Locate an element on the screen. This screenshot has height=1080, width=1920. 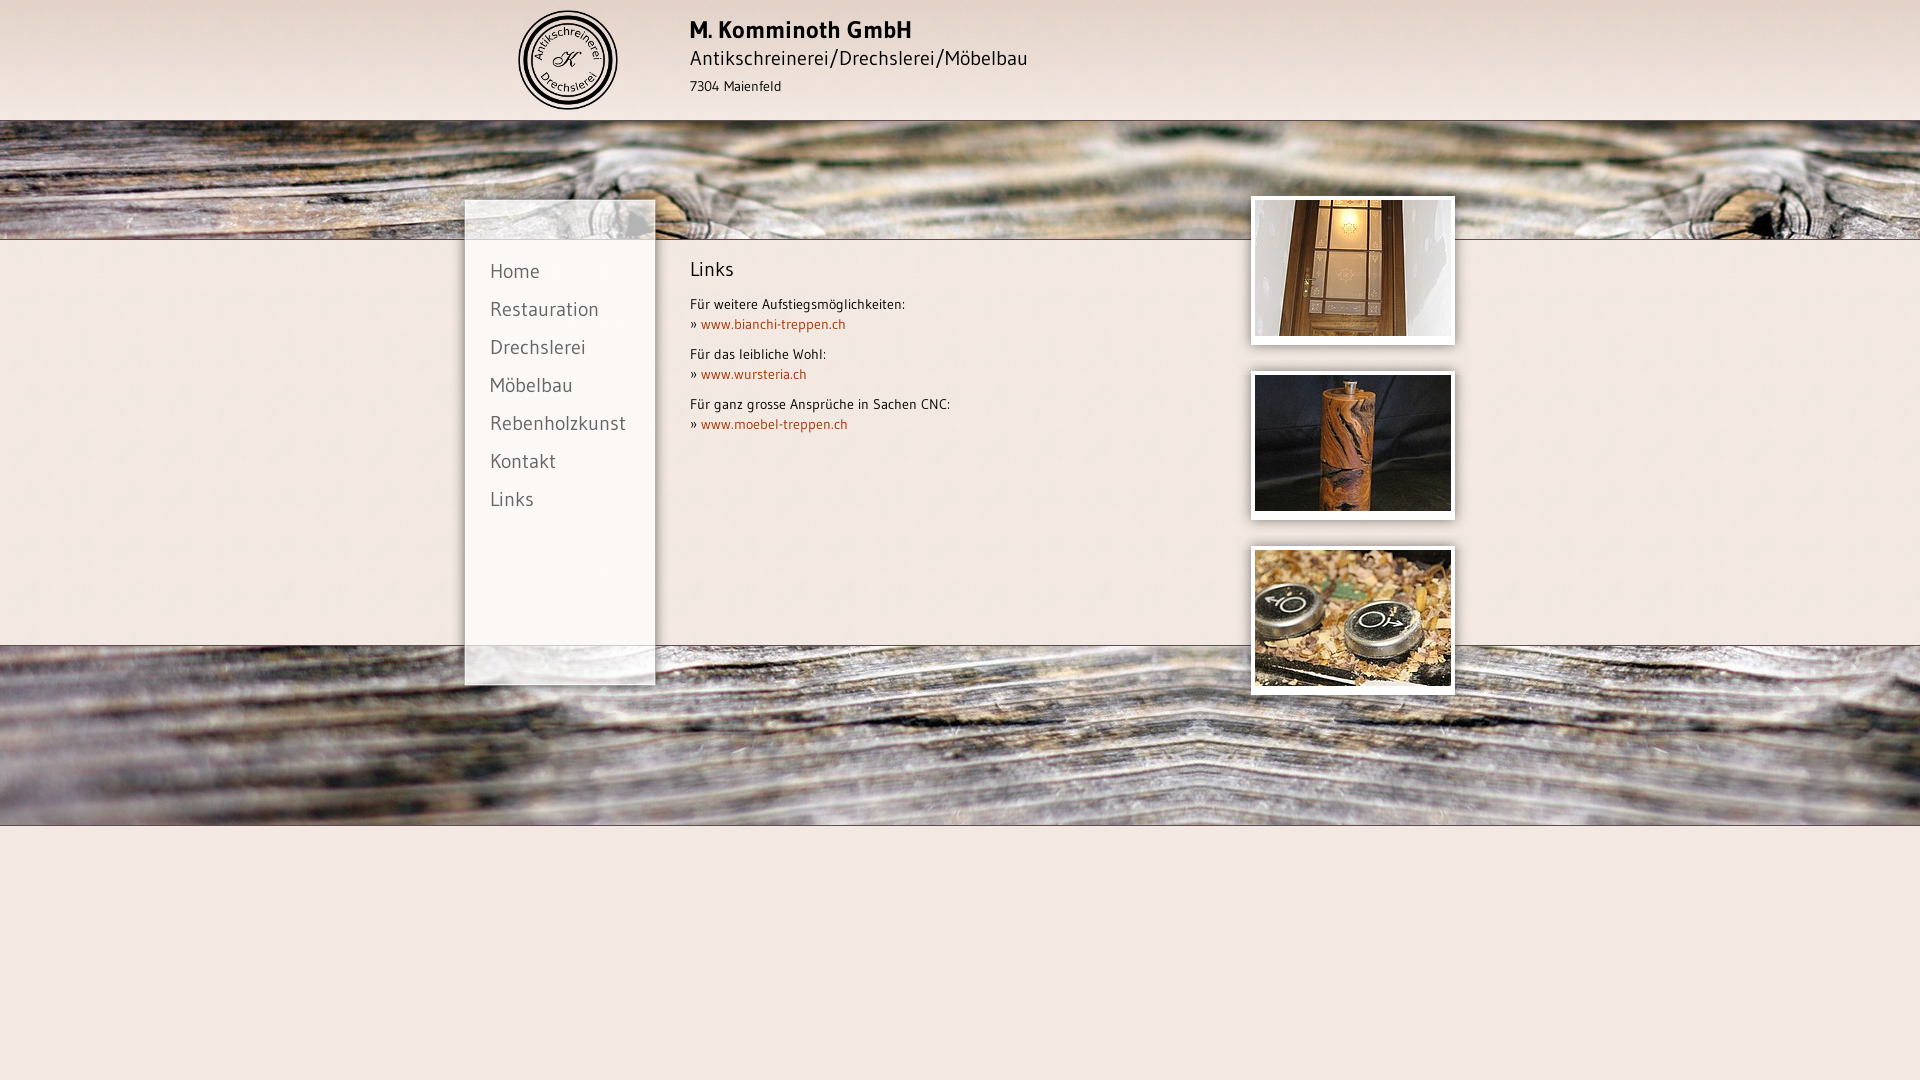
'Restauration' is located at coordinates (489, 308).